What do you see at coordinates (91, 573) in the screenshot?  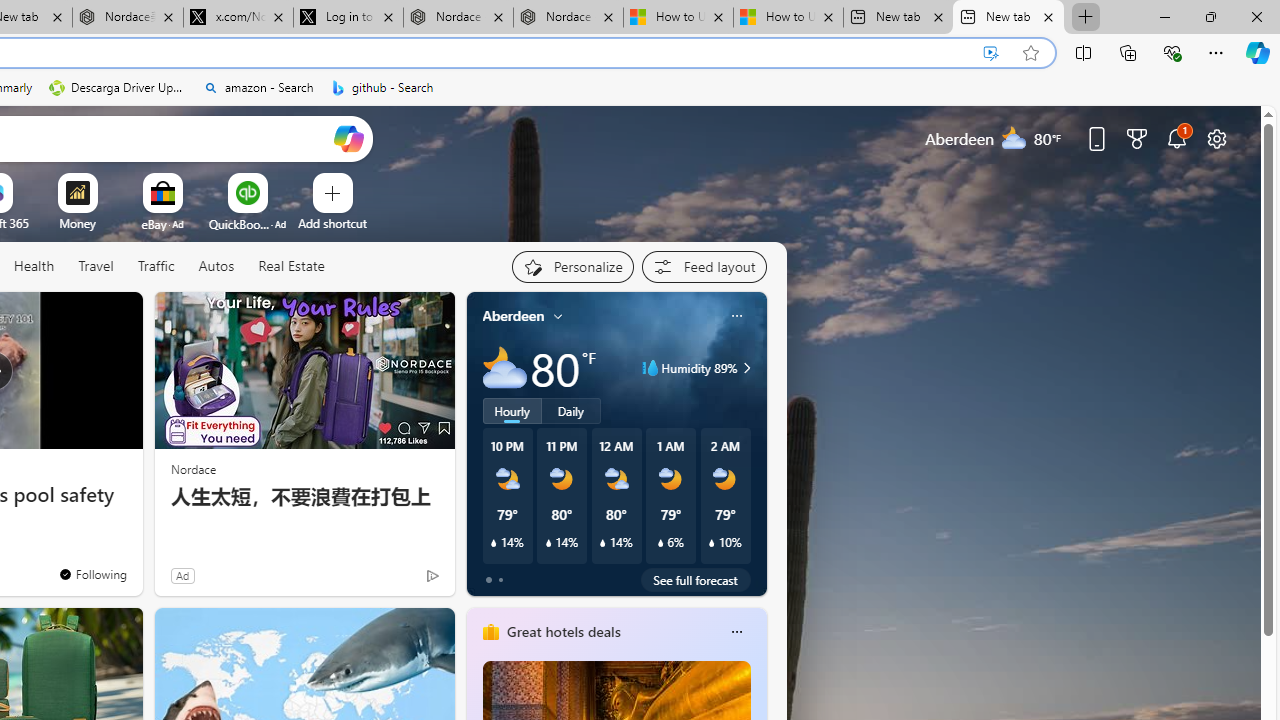 I see `'You'` at bounding box center [91, 573].